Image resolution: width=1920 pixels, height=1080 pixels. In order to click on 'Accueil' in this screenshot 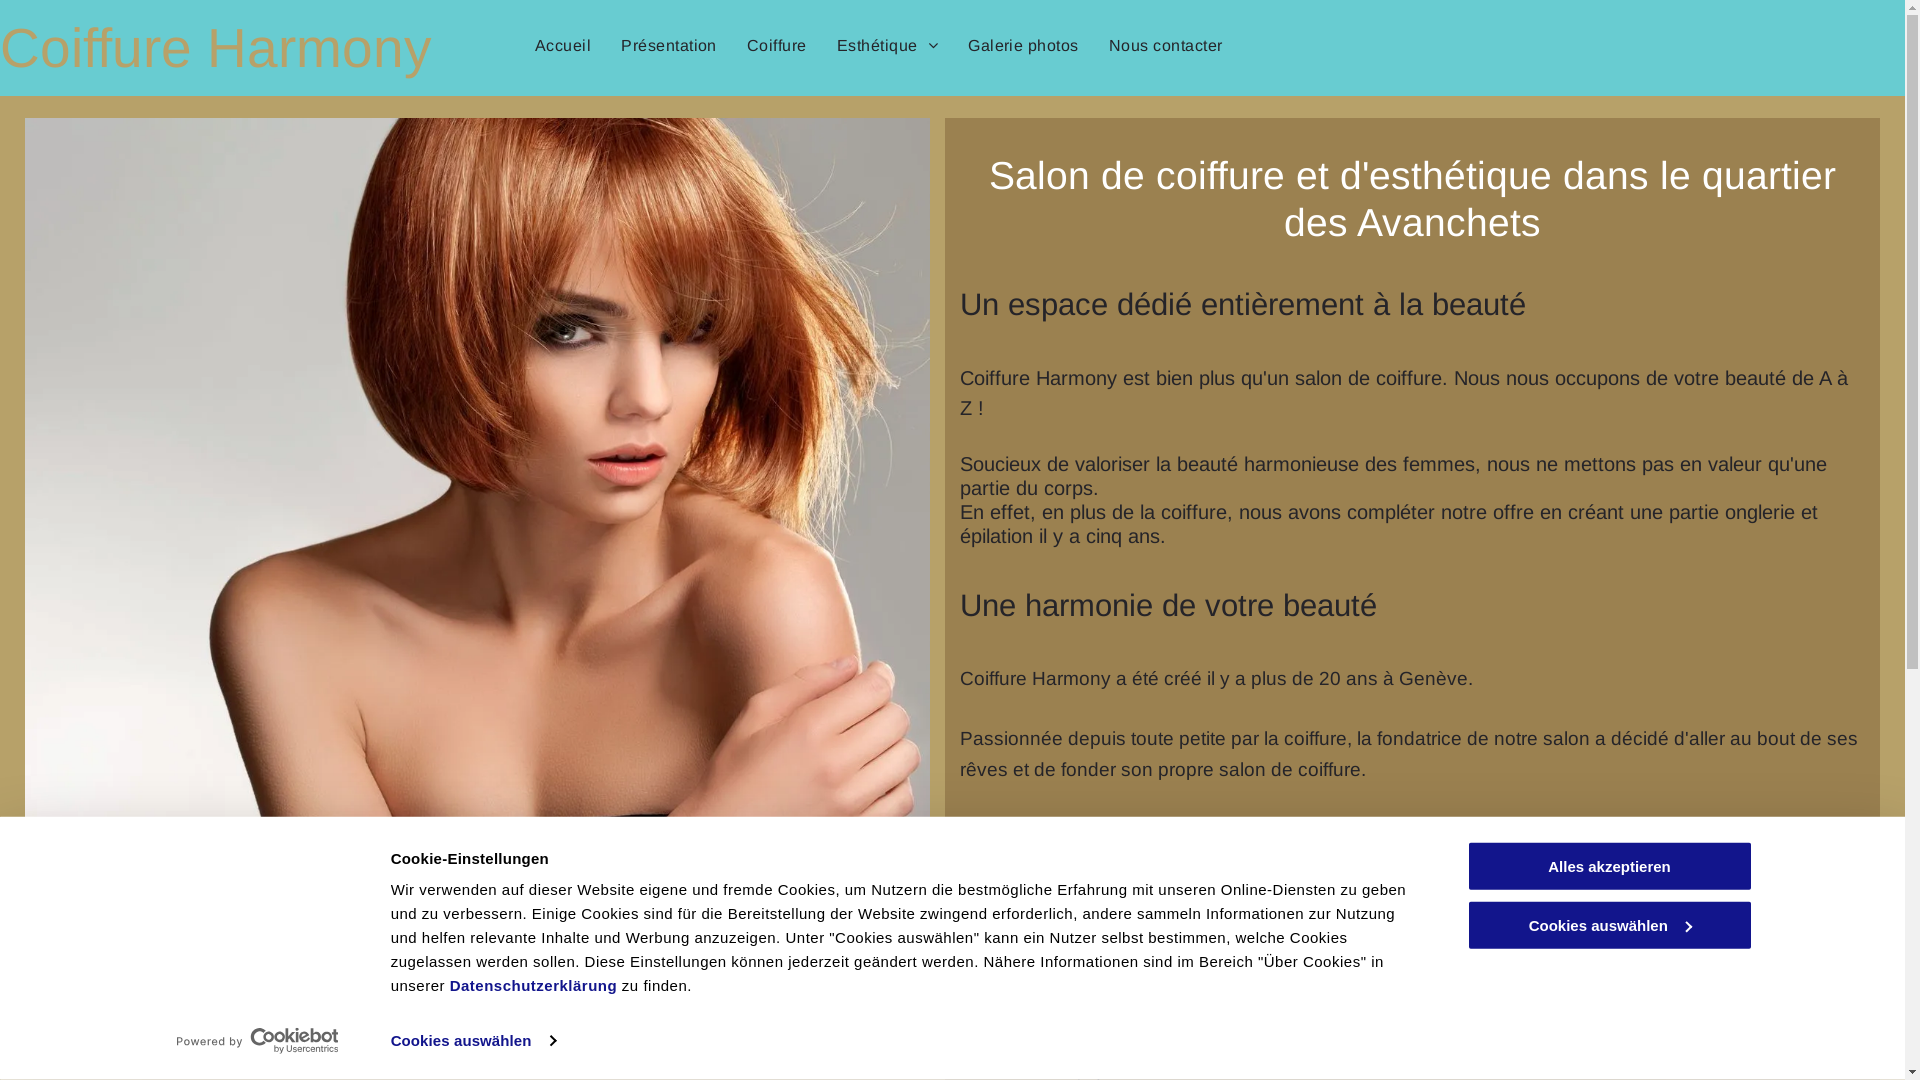, I will do `click(561, 45)`.